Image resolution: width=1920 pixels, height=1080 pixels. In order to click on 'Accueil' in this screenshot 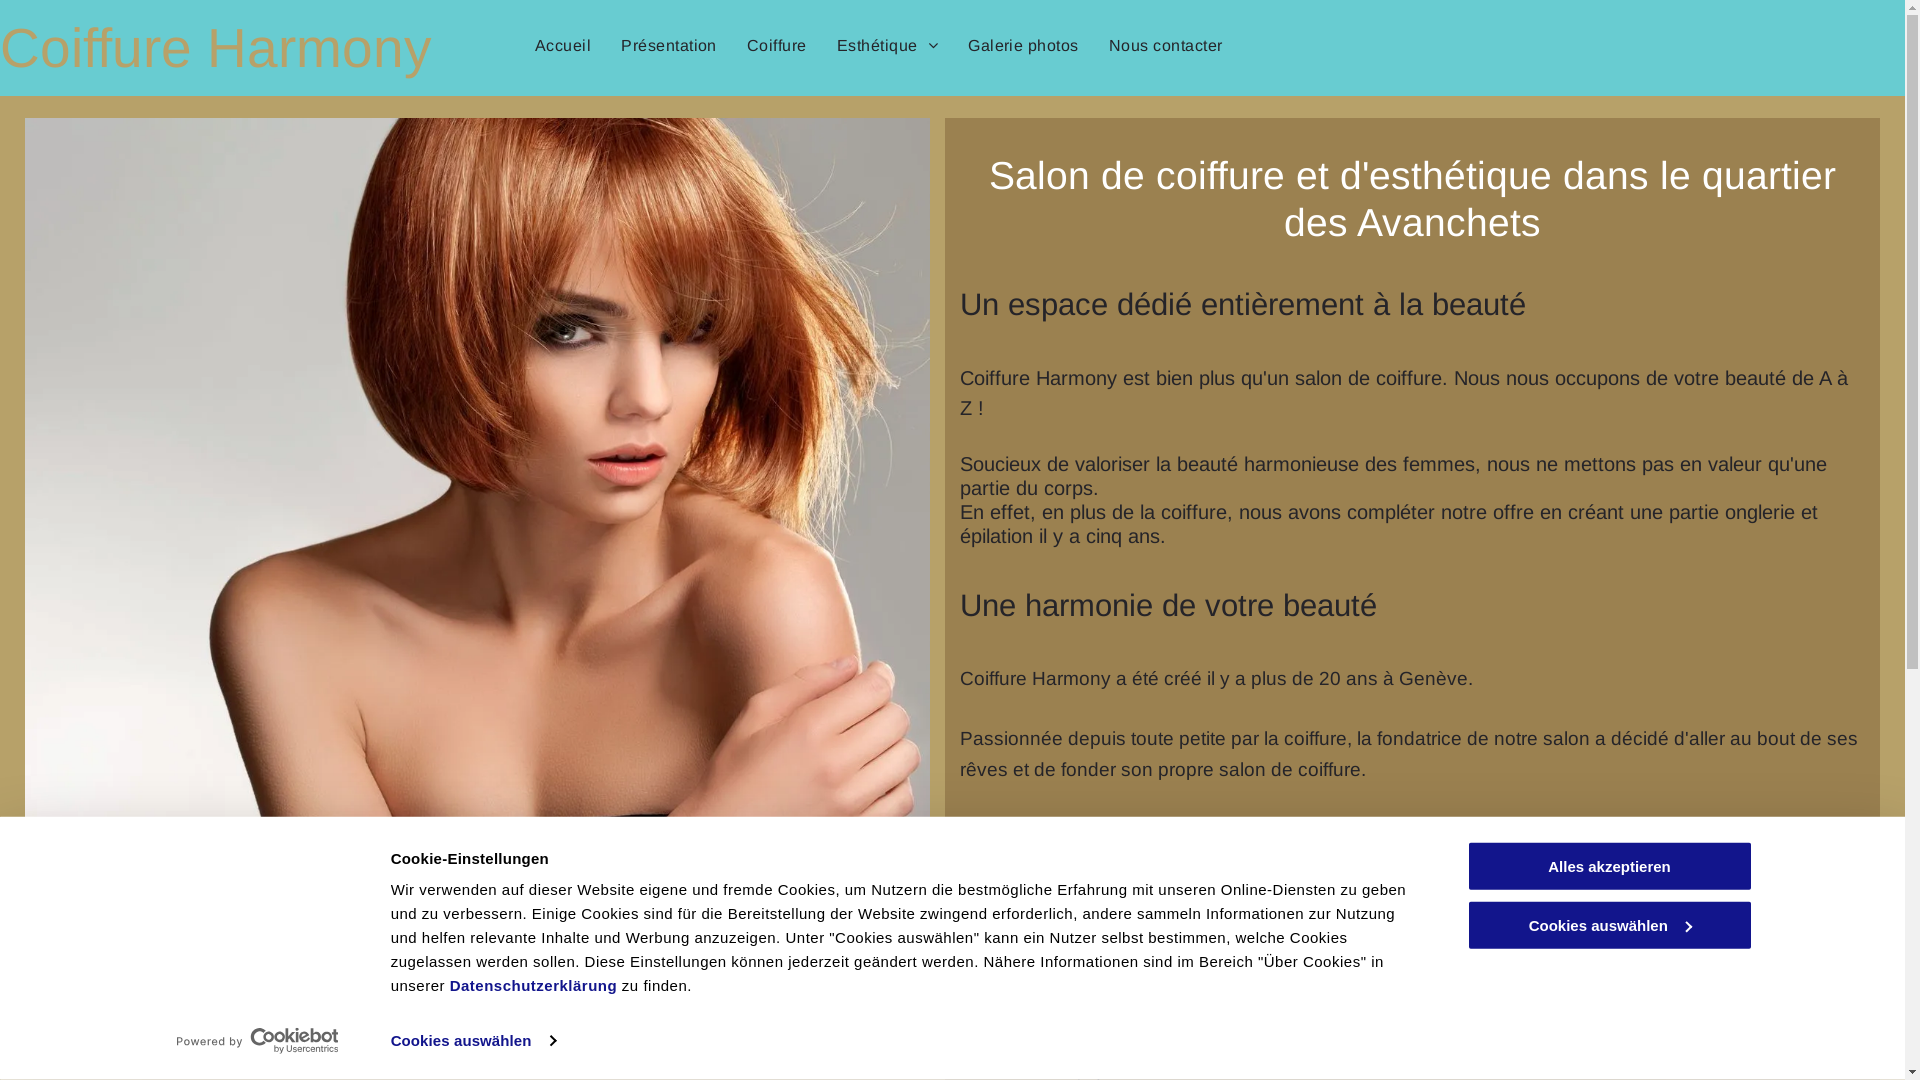, I will do `click(561, 45)`.